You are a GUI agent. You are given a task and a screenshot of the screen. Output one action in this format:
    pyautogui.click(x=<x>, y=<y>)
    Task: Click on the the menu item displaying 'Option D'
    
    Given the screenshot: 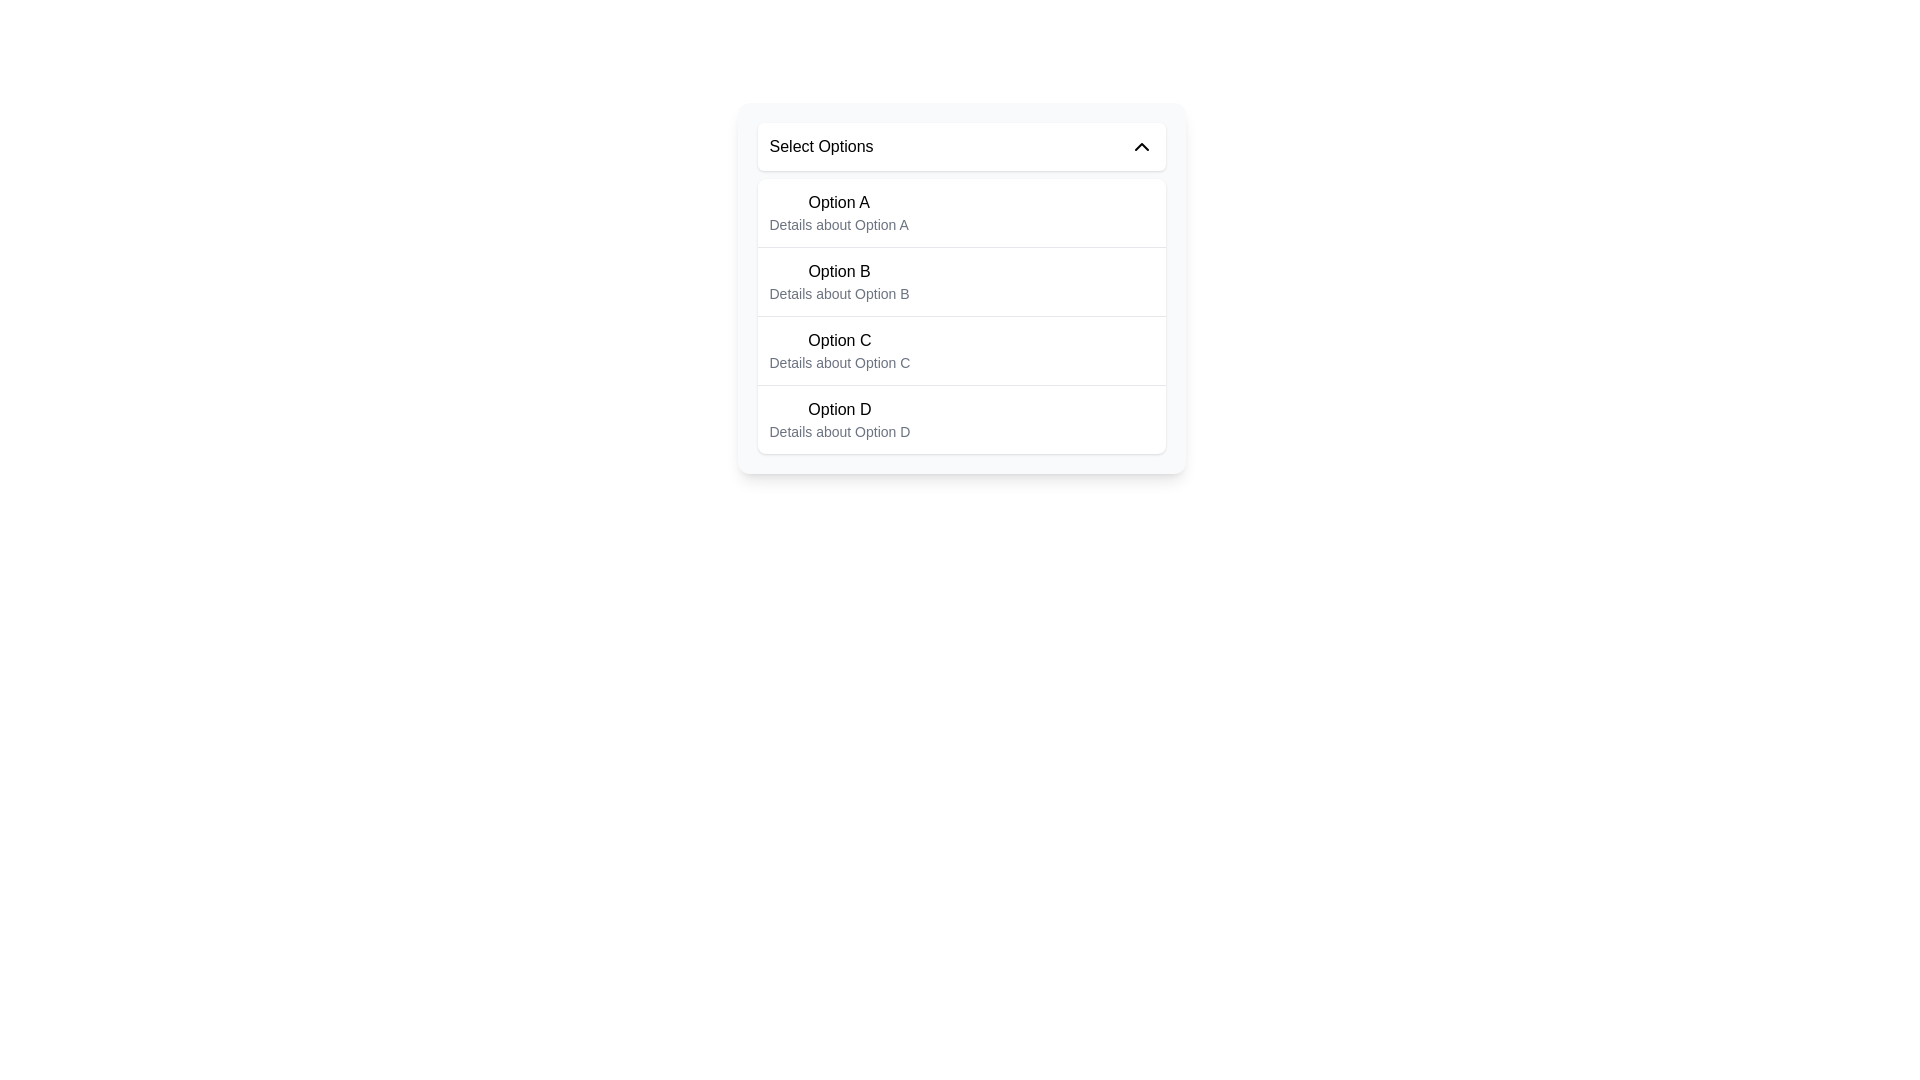 What is the action you would take?
    pyautogui.click(x=840, y=419)
    